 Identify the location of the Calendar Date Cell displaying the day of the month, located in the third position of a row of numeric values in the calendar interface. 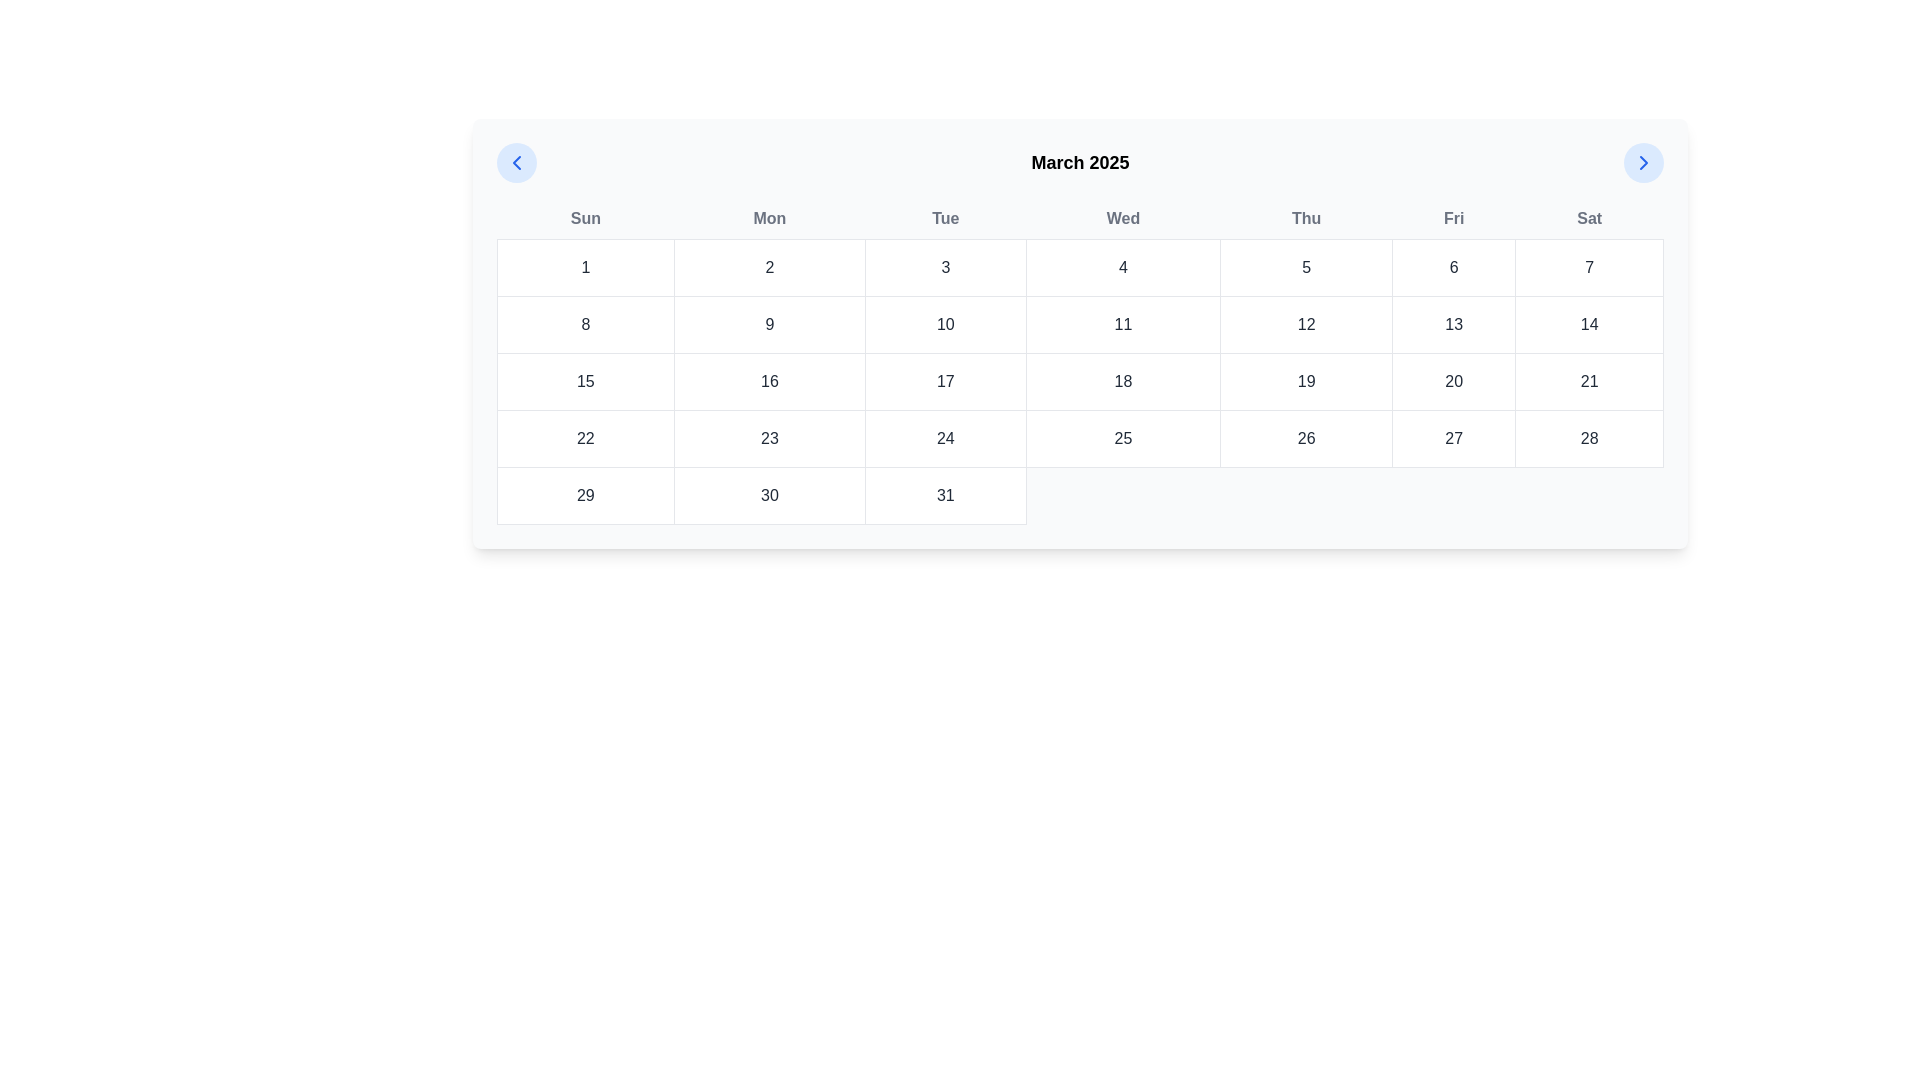
(768, 438).